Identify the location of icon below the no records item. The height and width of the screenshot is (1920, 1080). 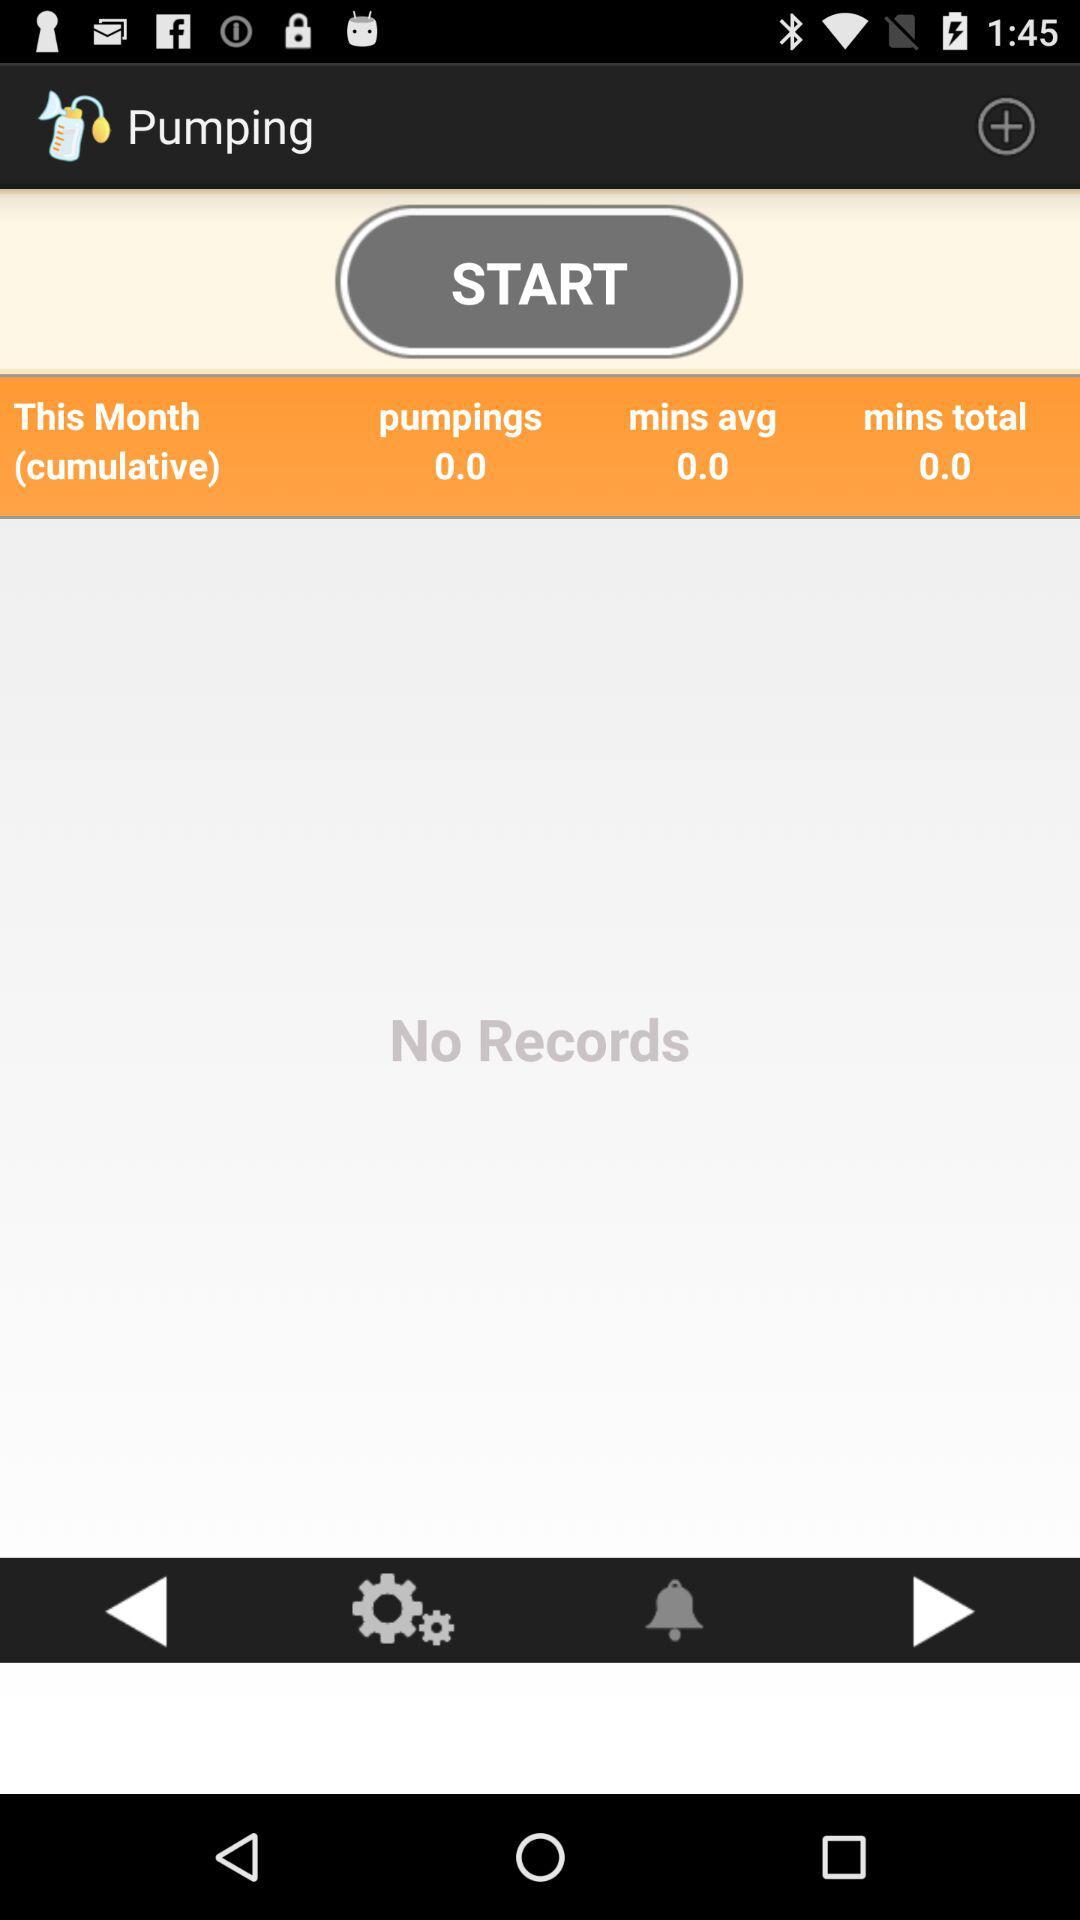
(135, 1610).